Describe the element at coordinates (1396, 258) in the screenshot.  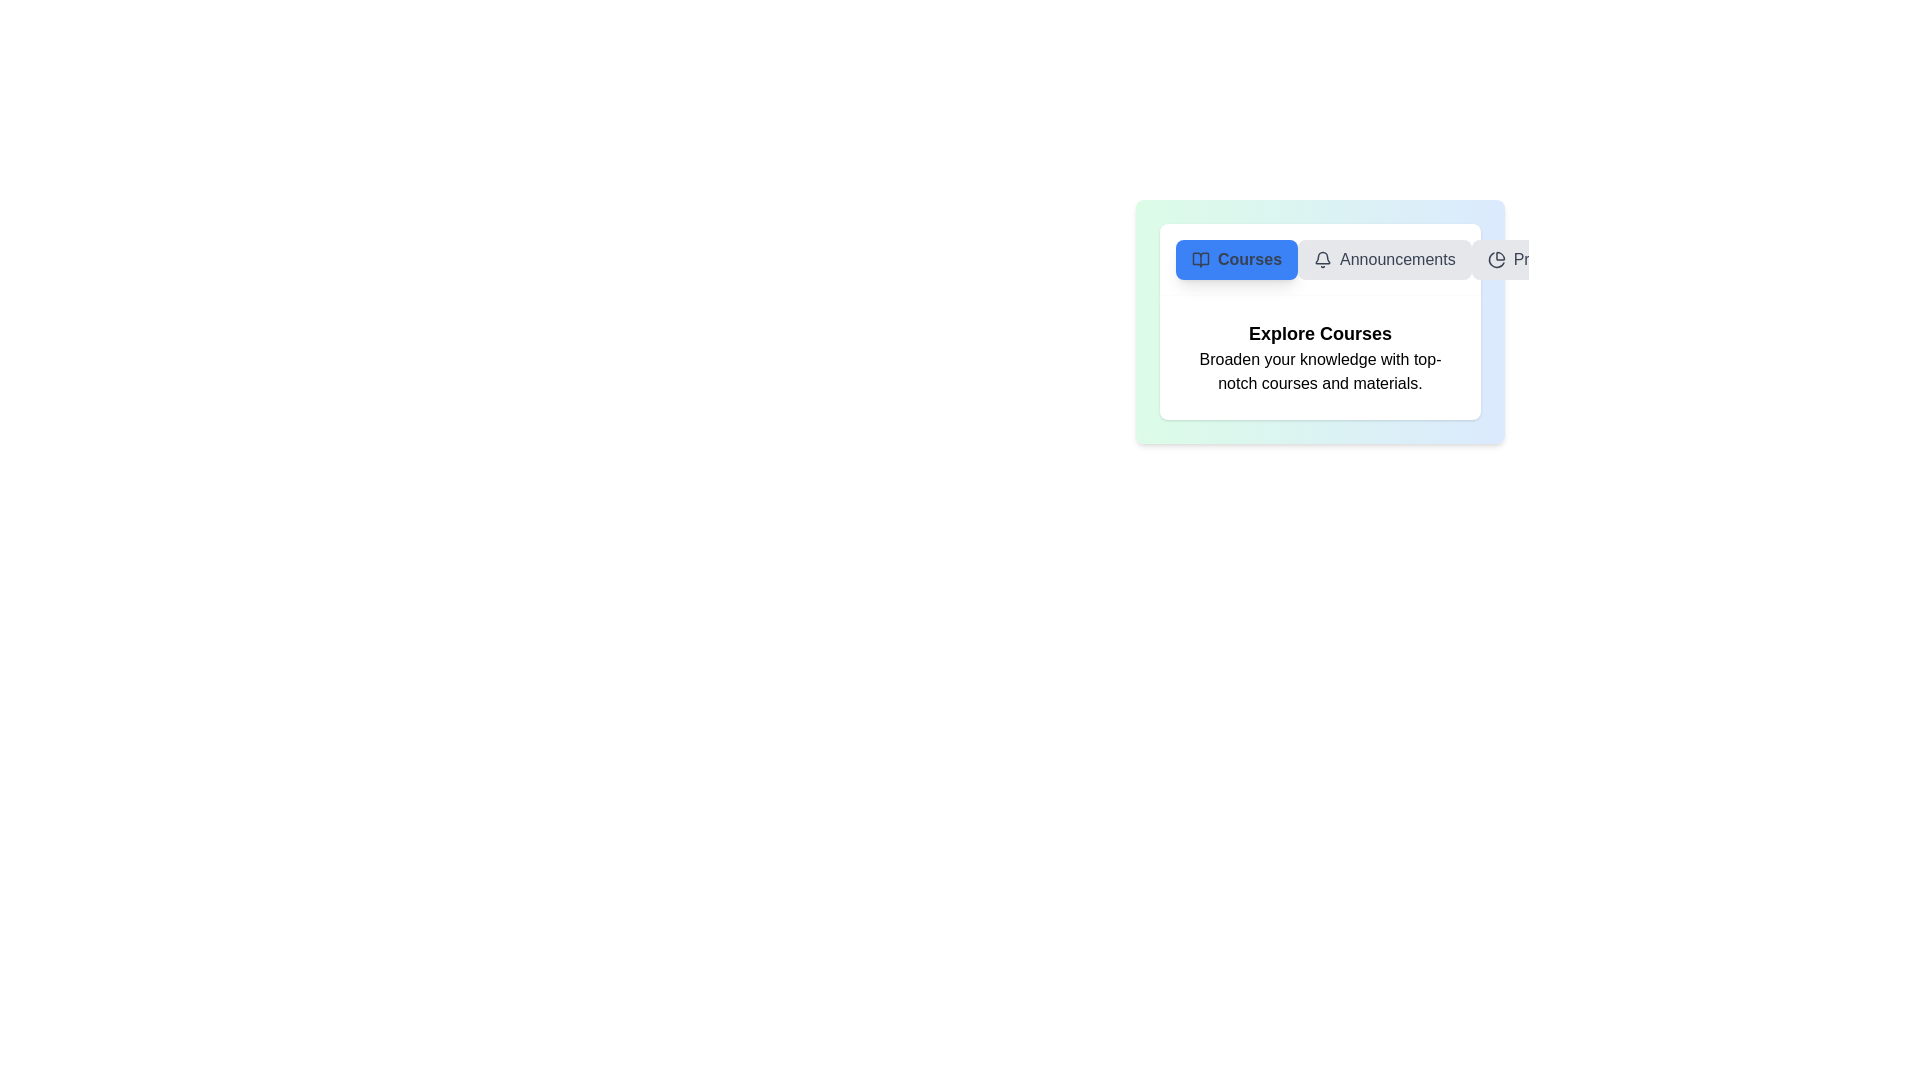
I see `the 'Announcements' text label within the navigation bar` at that location.